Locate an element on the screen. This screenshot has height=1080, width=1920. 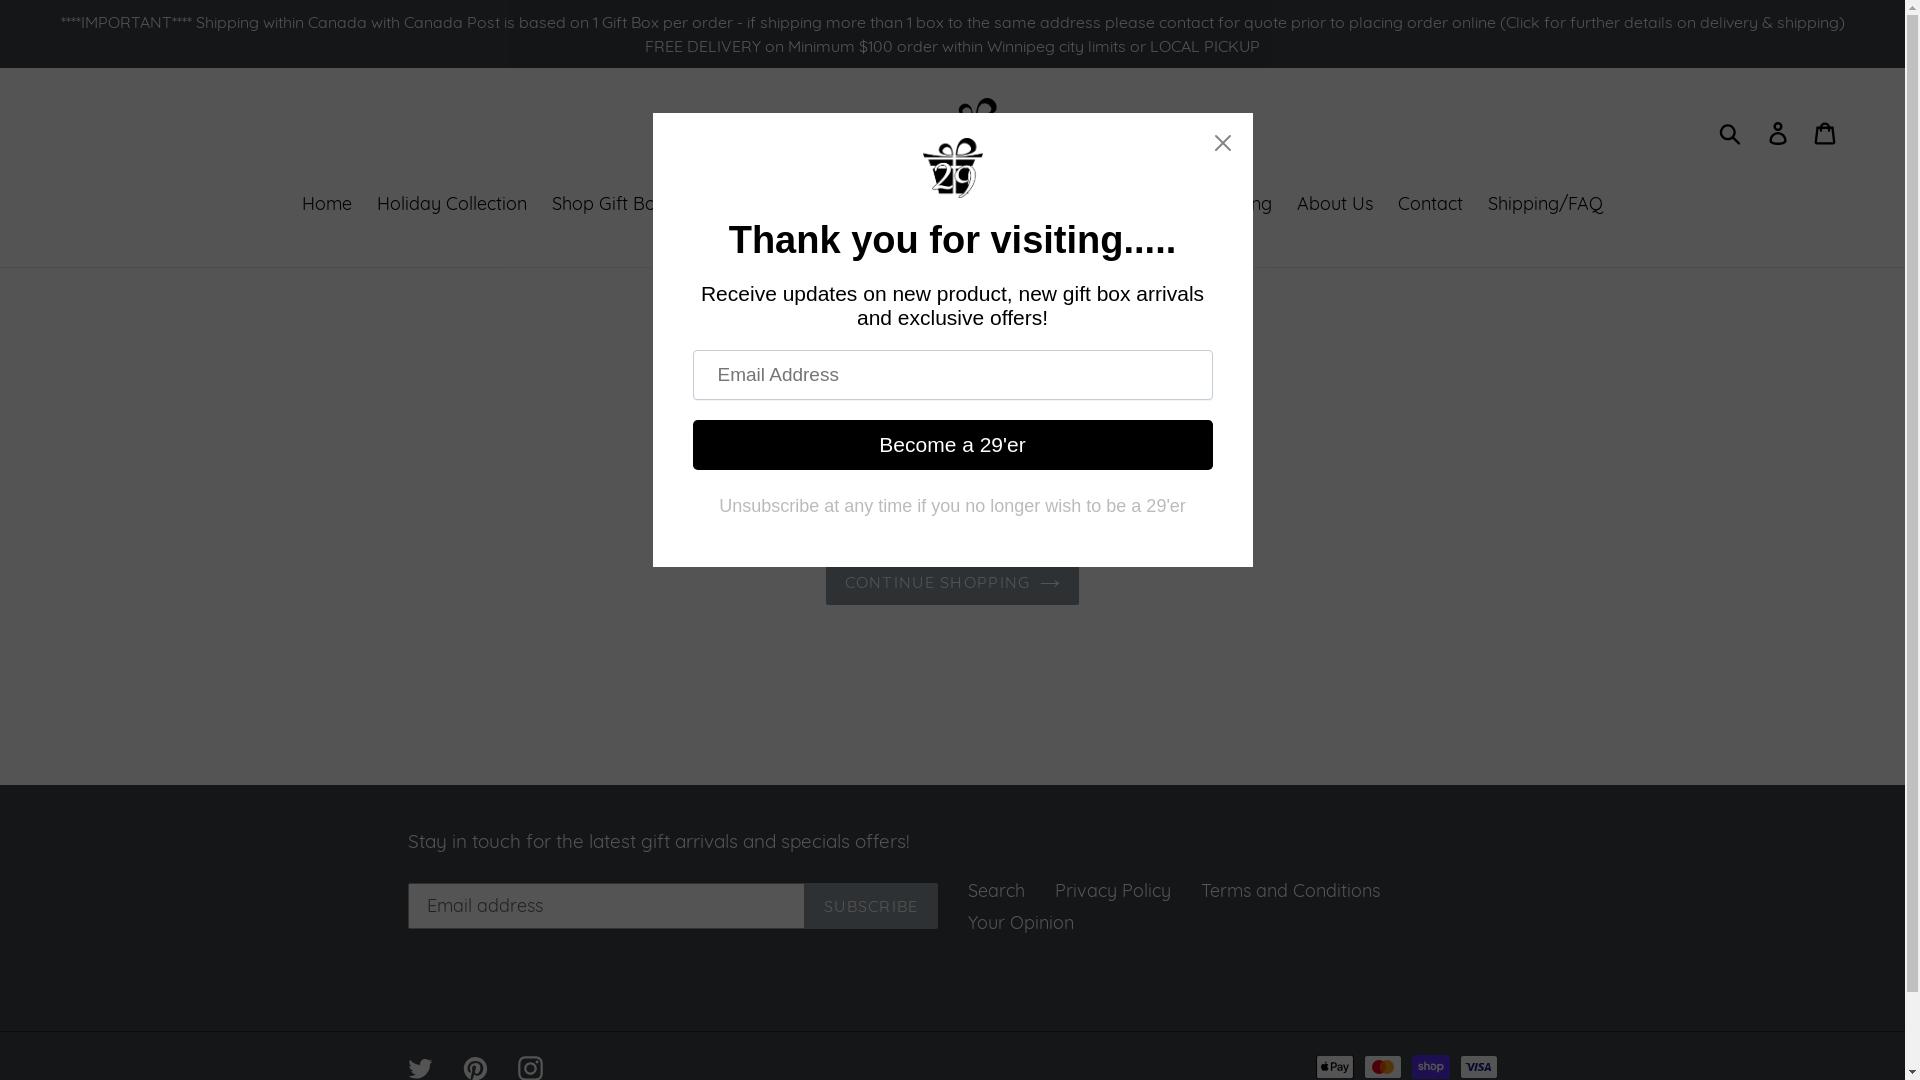
'Log in' is located at coordinates (1755, 131).